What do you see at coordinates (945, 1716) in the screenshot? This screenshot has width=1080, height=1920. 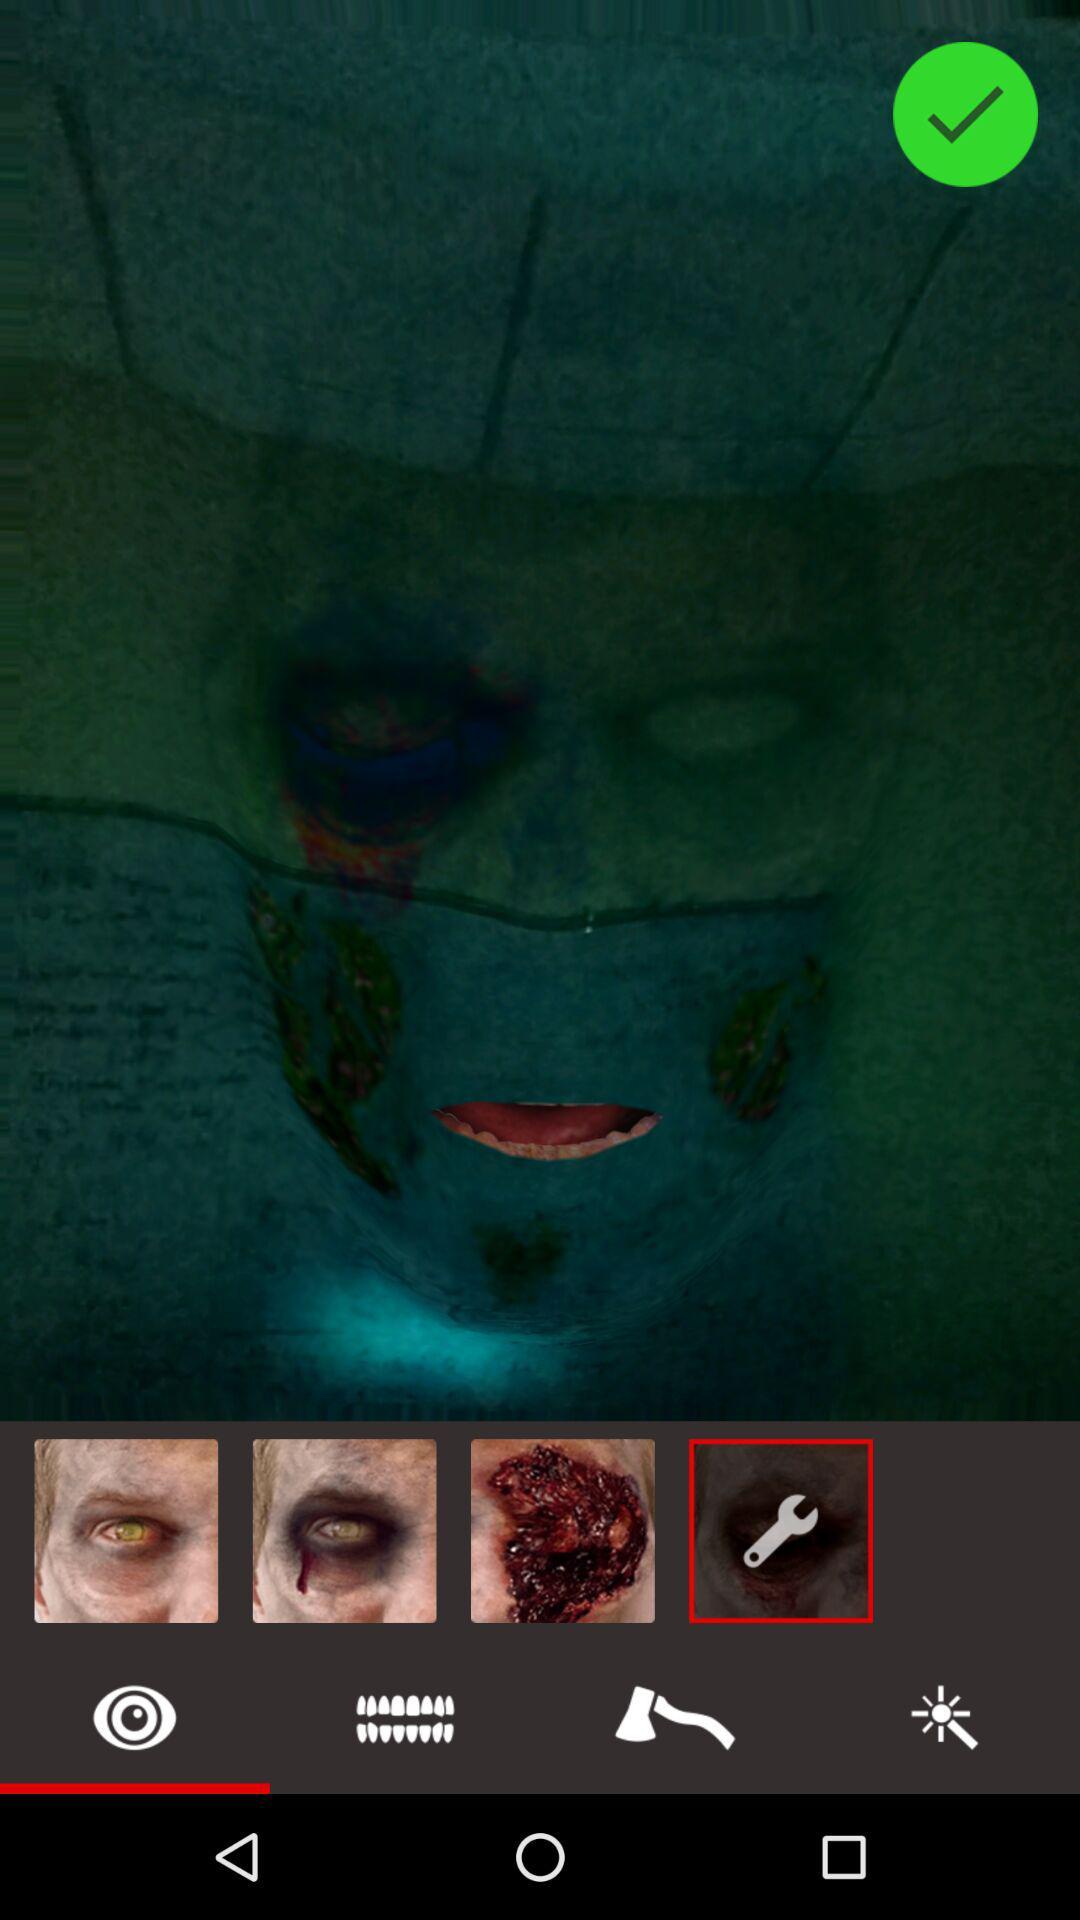 I see `increase brightness` at bounding box center [945, 1716].